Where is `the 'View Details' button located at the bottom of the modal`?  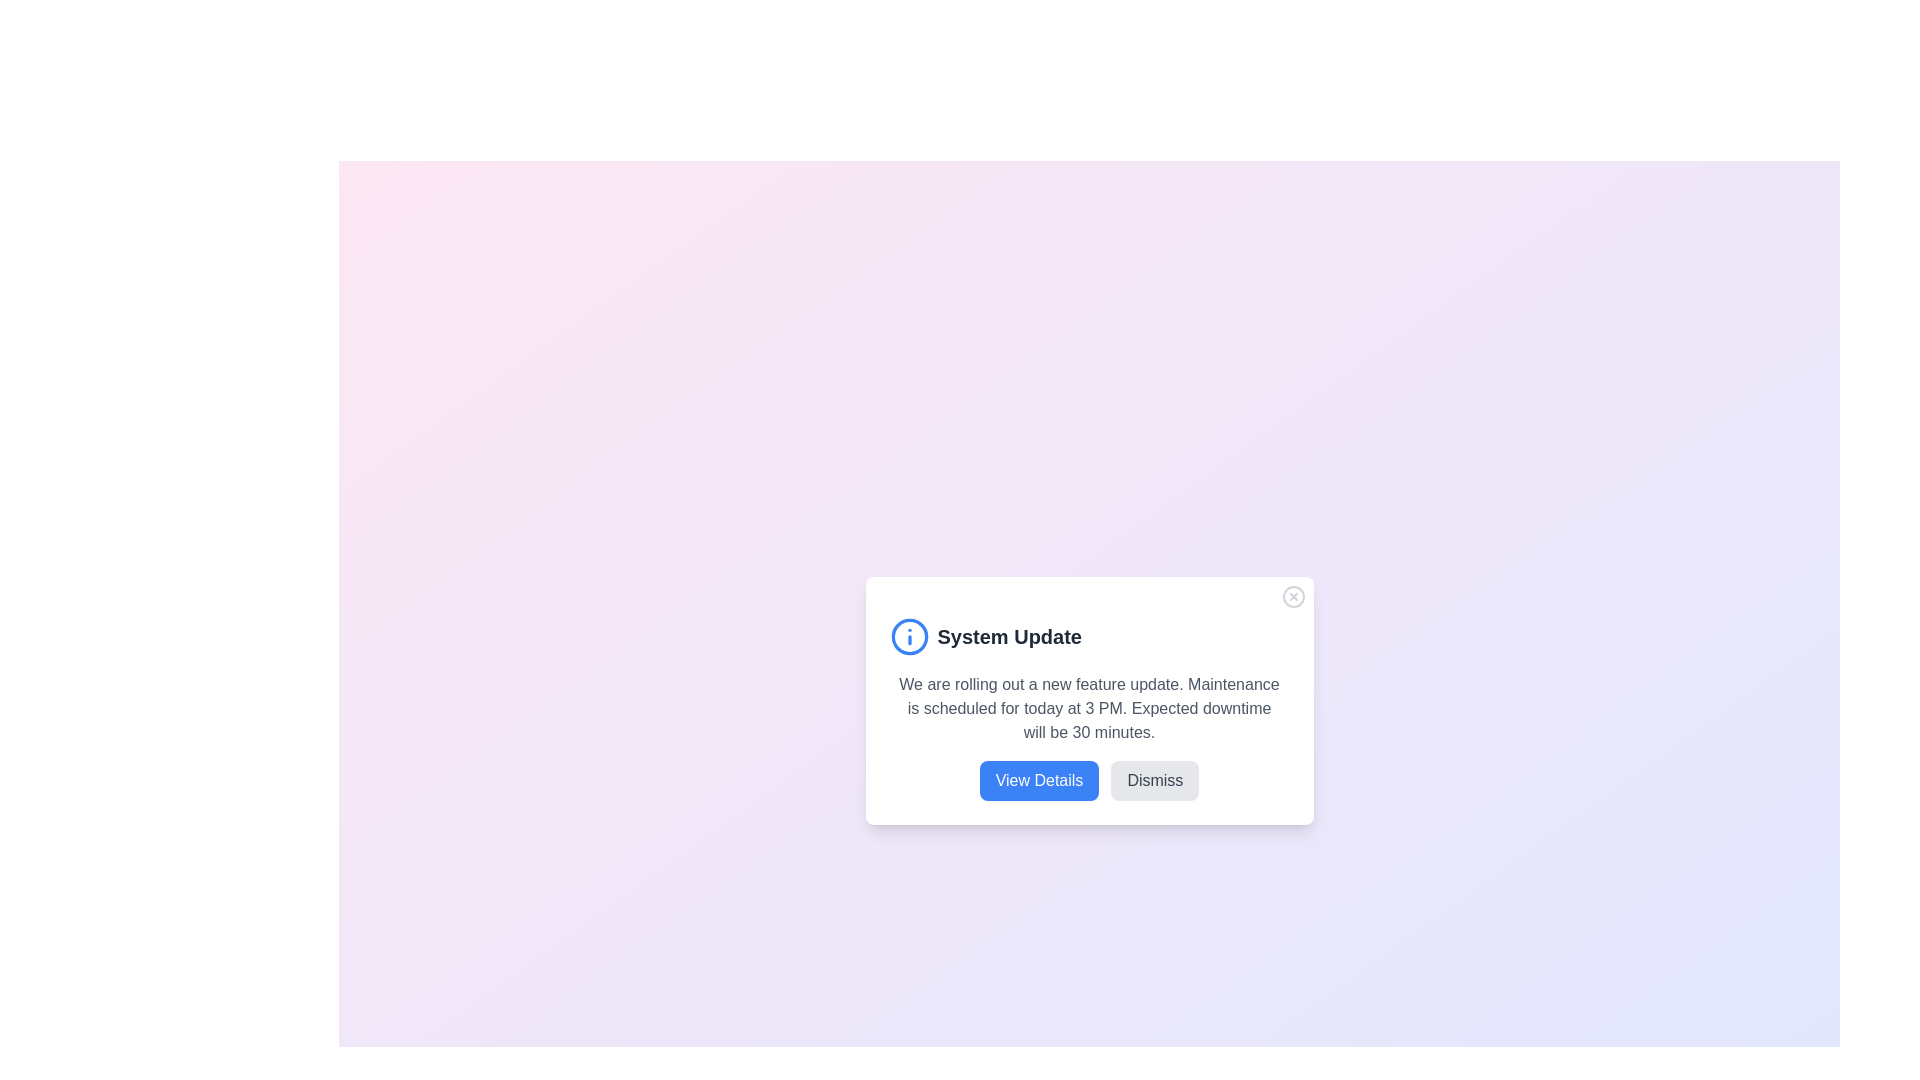
the 'View Details' button located at the bottom of the modal is located at coordinates (1039, 779).